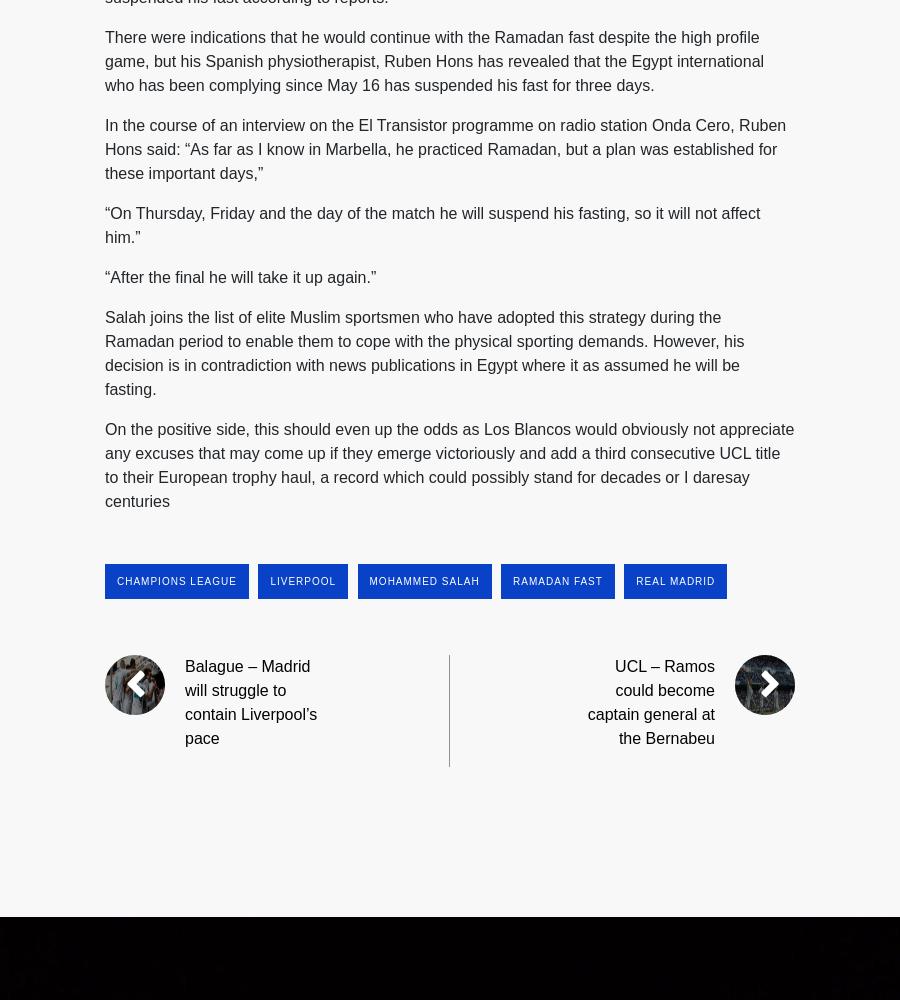  What do you see at coordinates (432, 223) in the screenshot?
I see `'“On Thursday, Friday and the day of the match he will suspend his fasting, so it will not affect him.”'` at bounding box center [432, 223].